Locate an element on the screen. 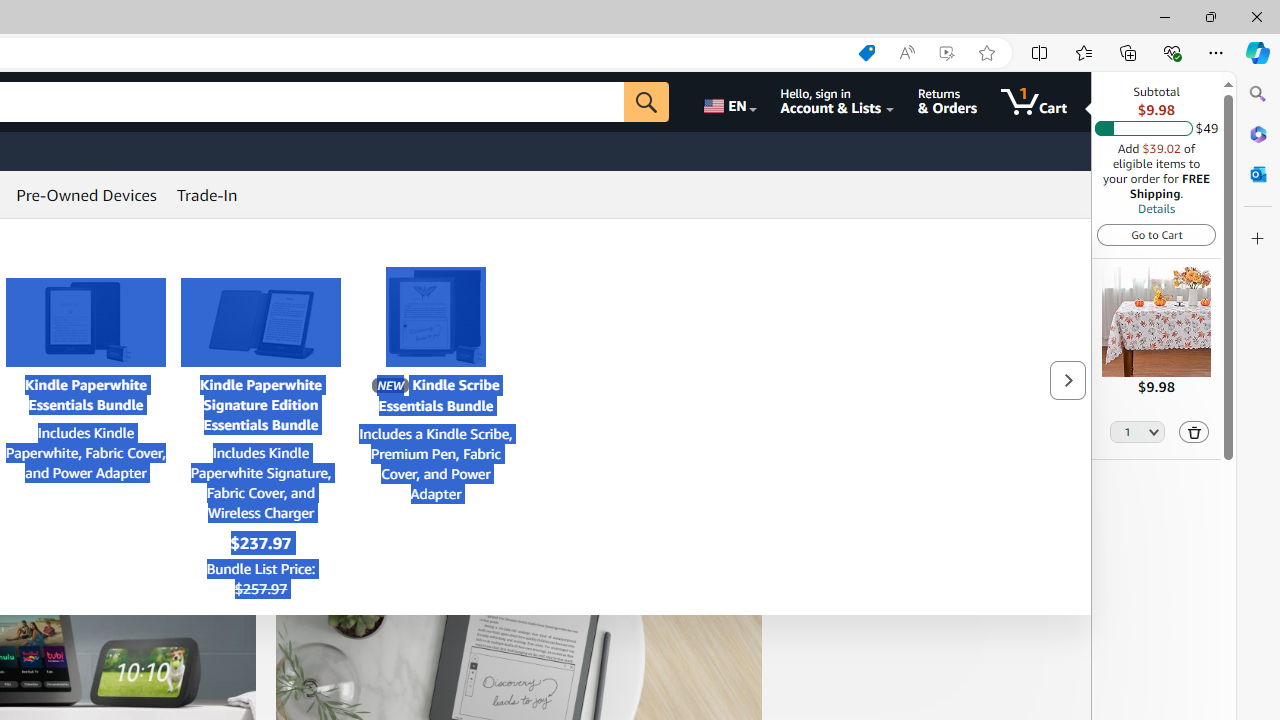  'Quantity Selector' is located at coordinates (1137, 429).